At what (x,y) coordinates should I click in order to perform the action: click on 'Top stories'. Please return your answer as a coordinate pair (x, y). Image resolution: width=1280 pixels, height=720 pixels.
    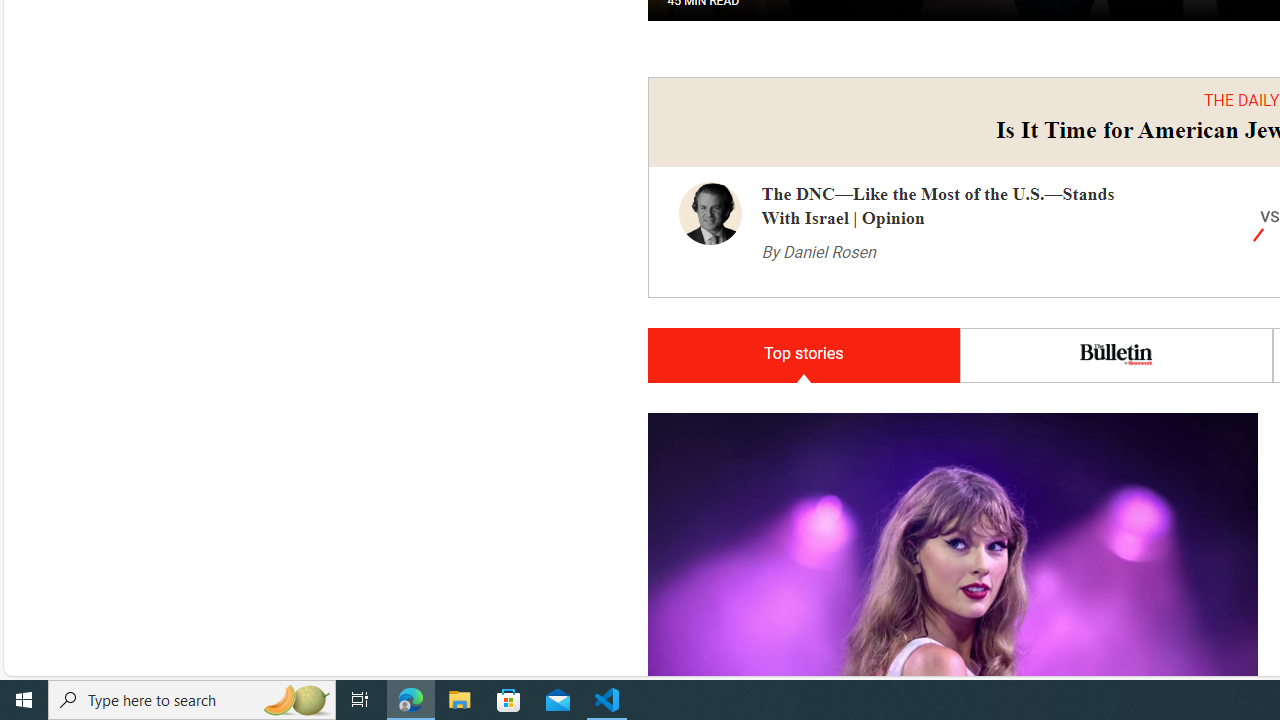
    Looking at the image, I should click on (803, 354).